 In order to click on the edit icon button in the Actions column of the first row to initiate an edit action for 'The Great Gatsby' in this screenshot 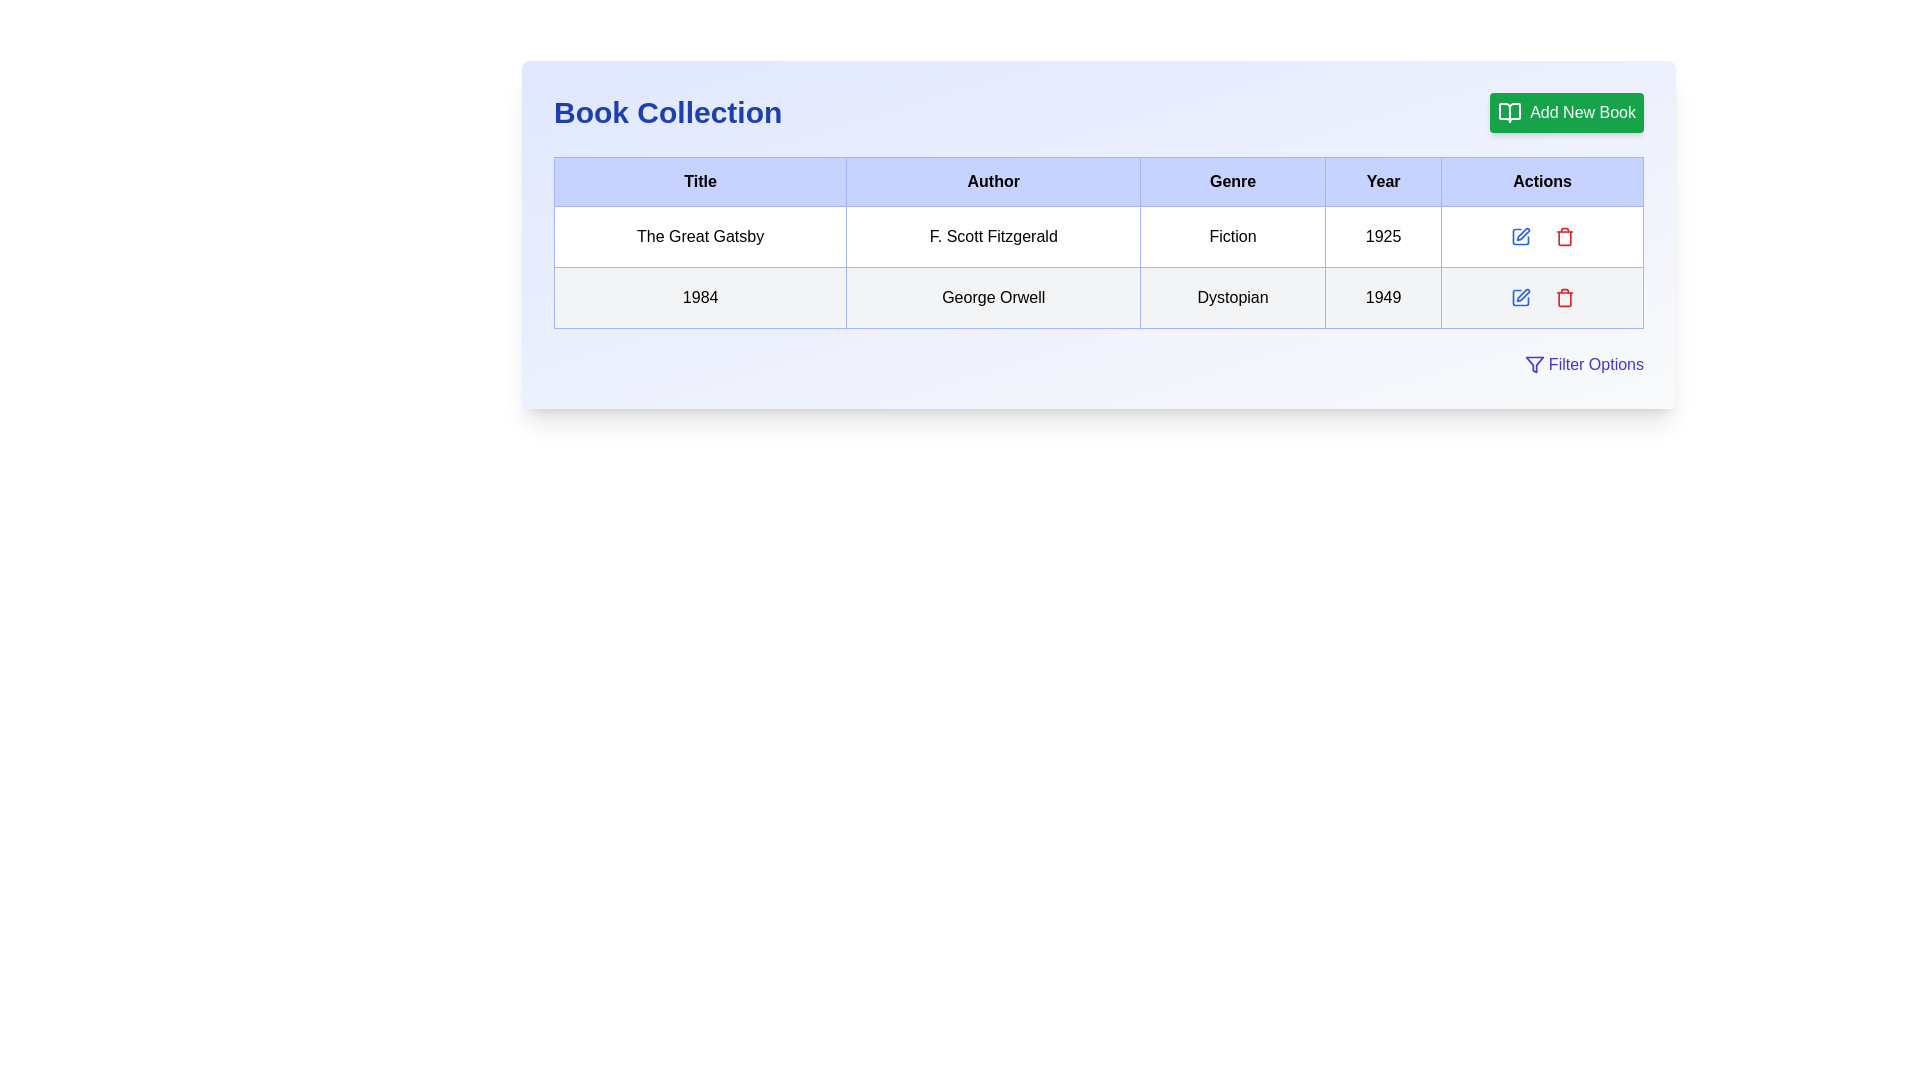, I will do `click(1520, 235)`.